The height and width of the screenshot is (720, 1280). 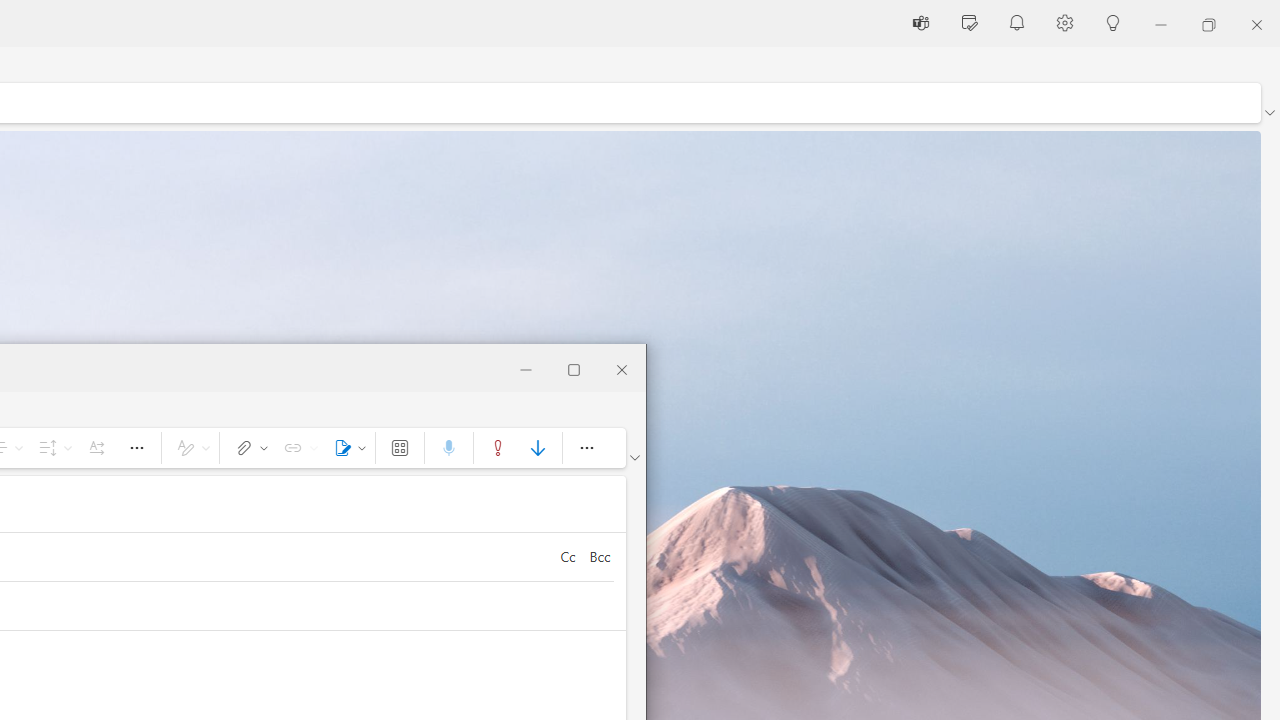 I want to click on 'Cc', so click(x=566, y=556).